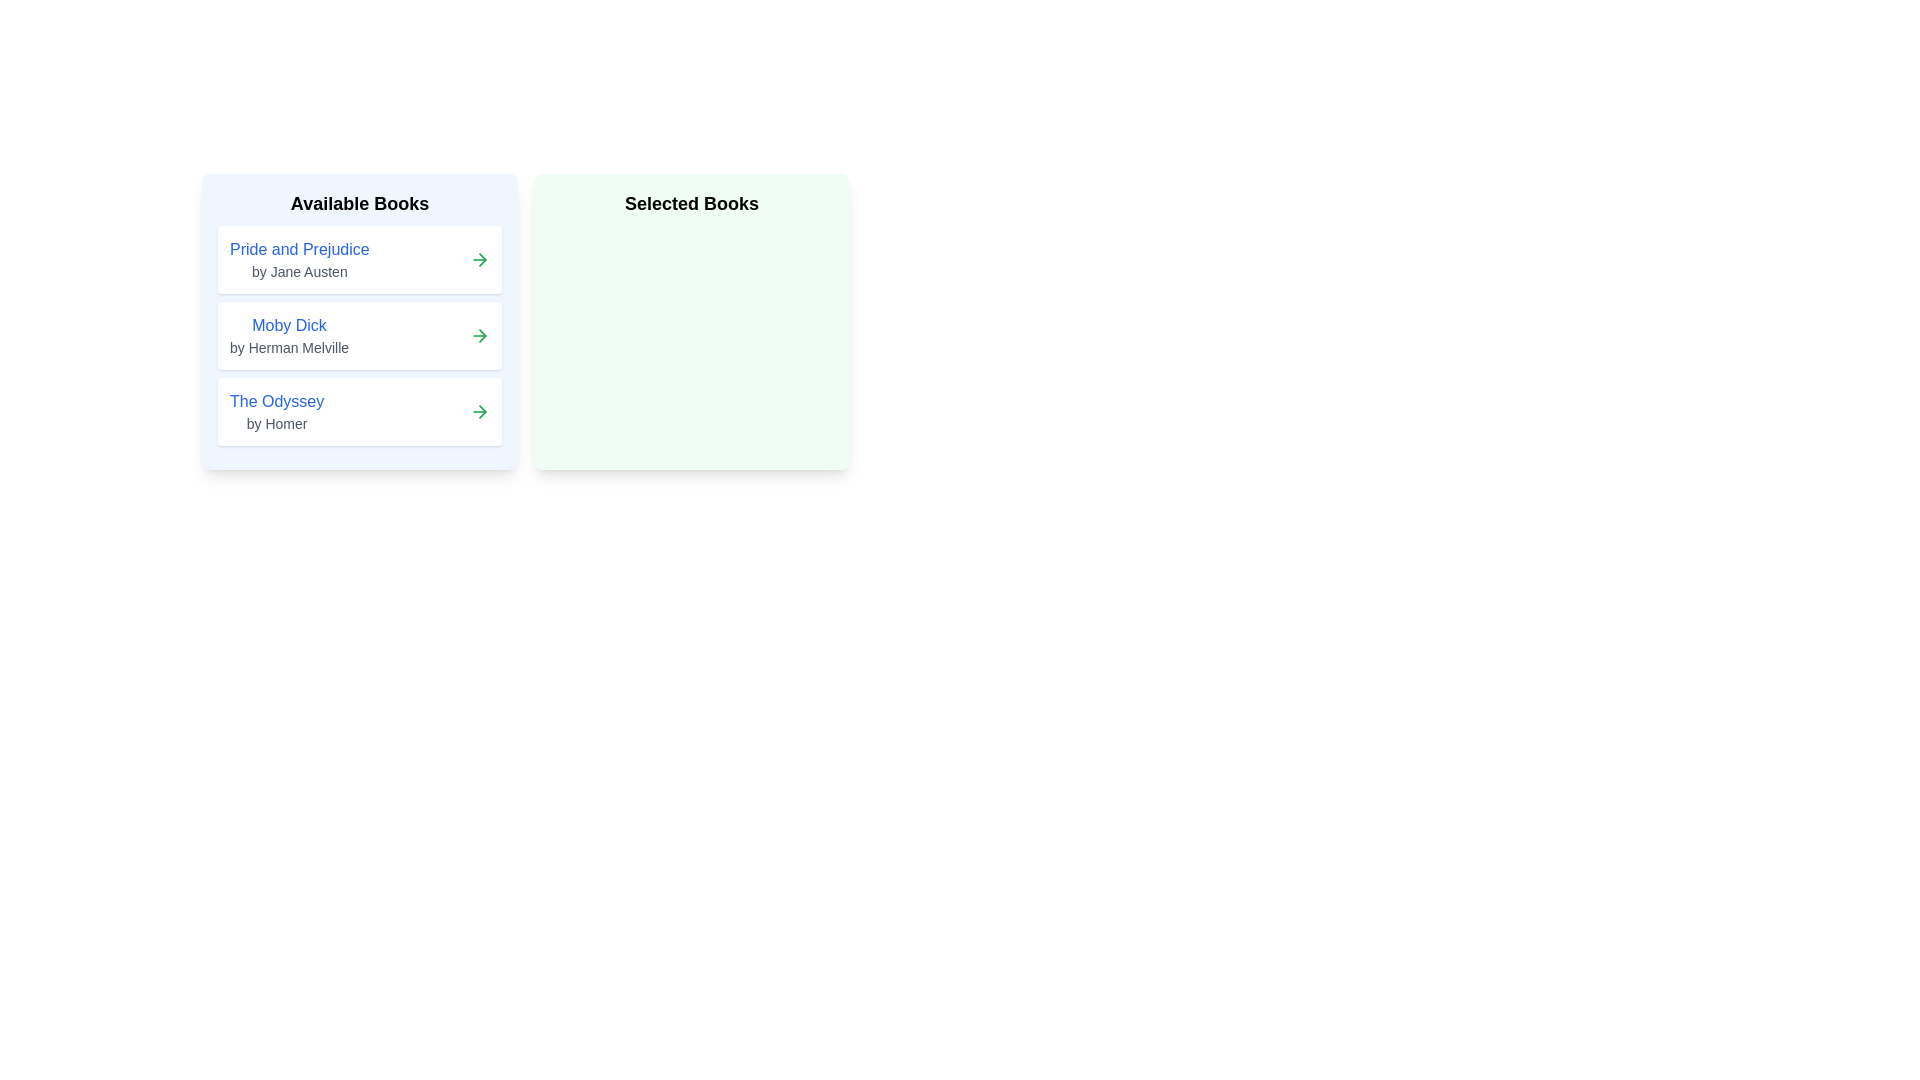 The image size is (1920, 1080). I want to click on the list item titled 'Moby Dick' that has a light blue background and is the middle item in the 'Available Books' section, so click(360, 320).